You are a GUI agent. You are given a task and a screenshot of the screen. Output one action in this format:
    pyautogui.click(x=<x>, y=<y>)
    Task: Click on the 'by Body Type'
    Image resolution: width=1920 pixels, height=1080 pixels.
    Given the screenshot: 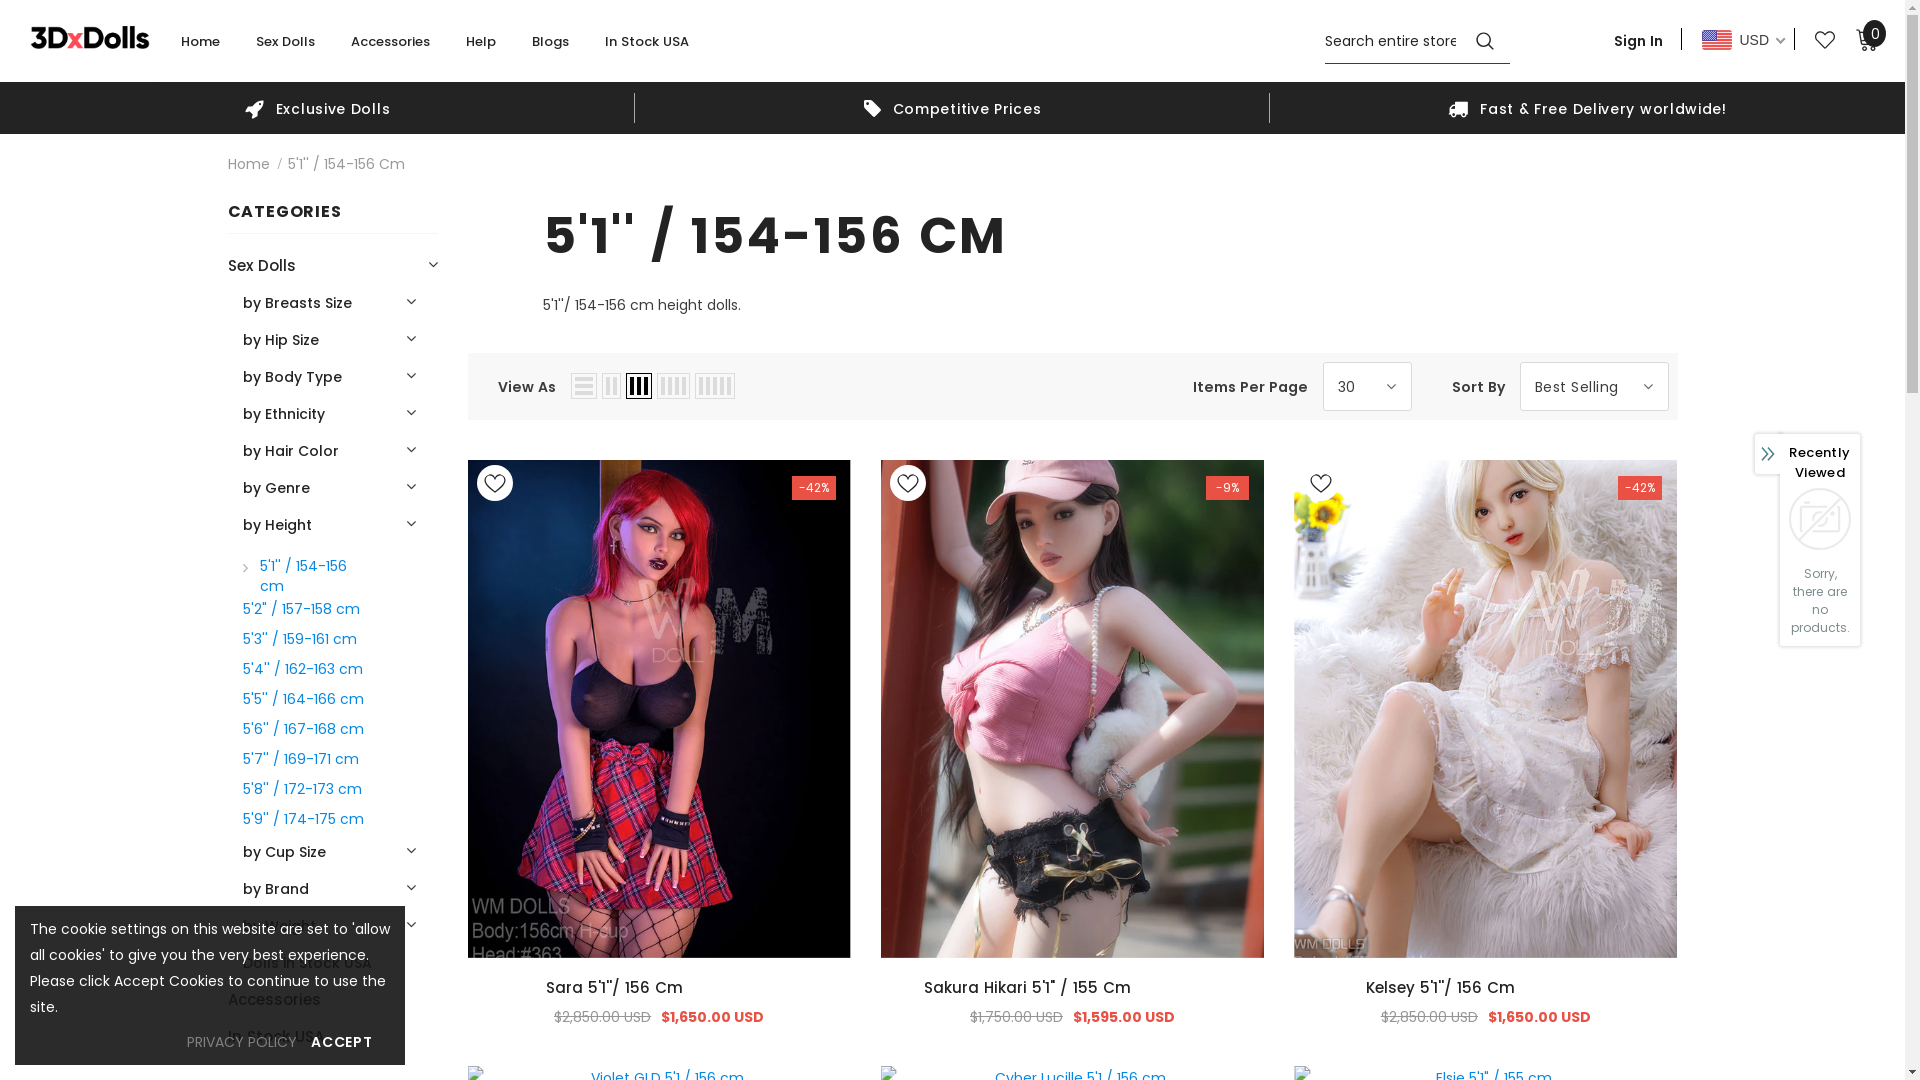 What is the action you would take?
    pyautogui.click(x=290, y=376)
    